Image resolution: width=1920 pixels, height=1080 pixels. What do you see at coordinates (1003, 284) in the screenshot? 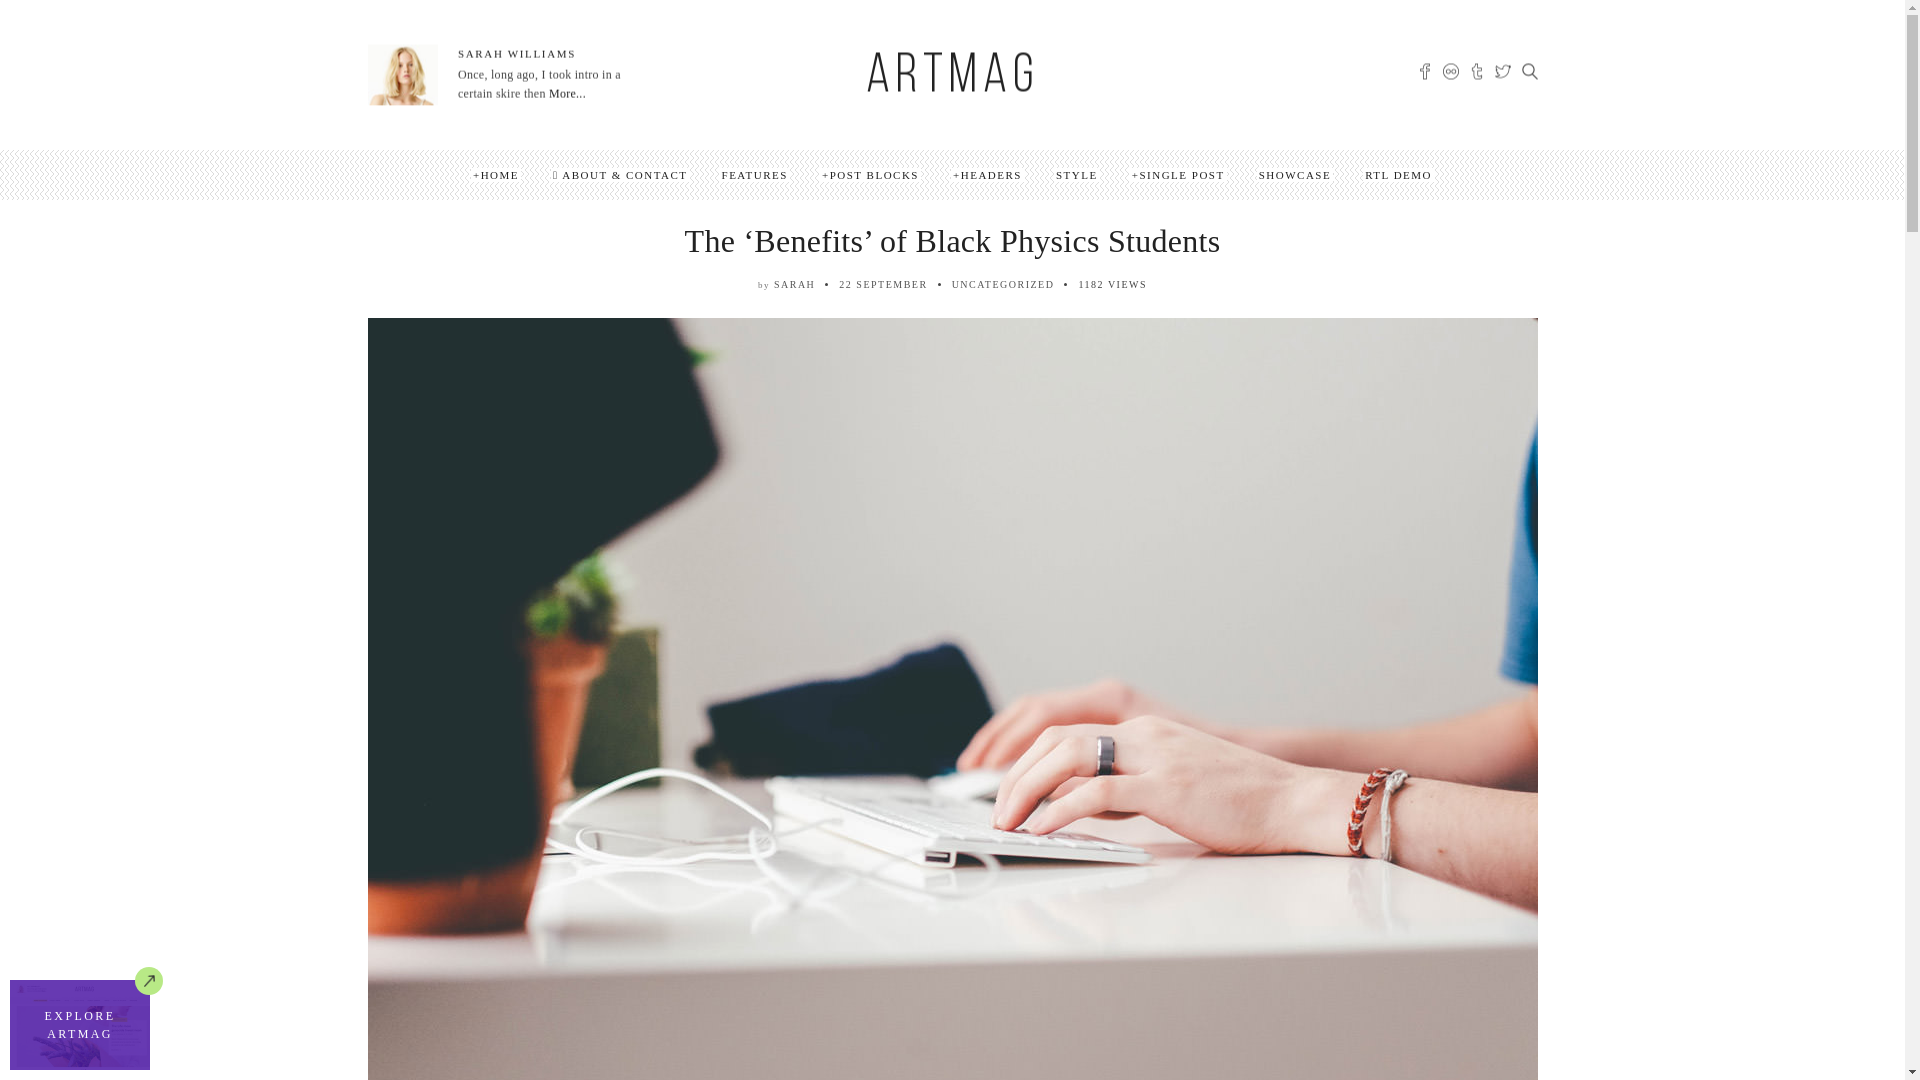
I see `'UNCATEGORIZED'` at bounding box center [1003, 284].